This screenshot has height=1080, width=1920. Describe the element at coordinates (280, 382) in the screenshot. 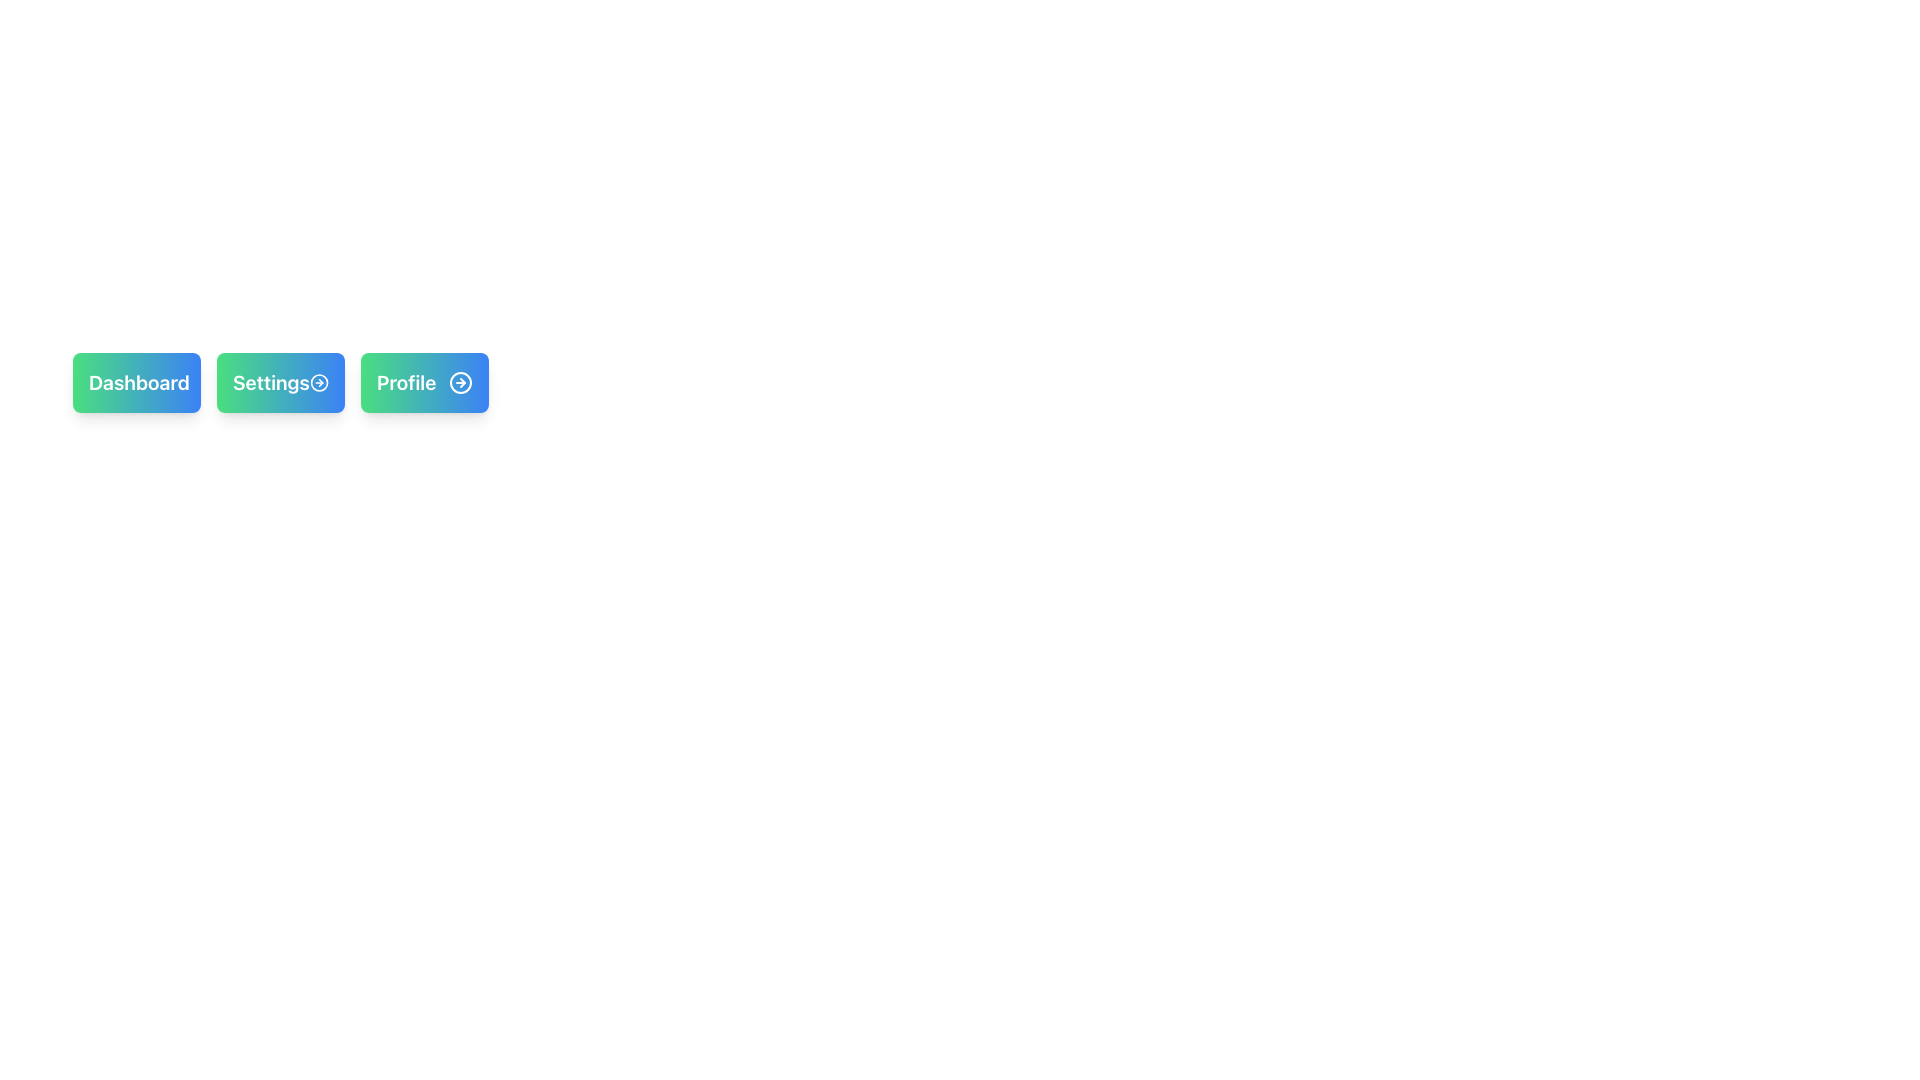

I see `the 'Settings' button, which is a rectangular button with a gradient background from green to blue and features bold white text and a white arrow icon` at that location.